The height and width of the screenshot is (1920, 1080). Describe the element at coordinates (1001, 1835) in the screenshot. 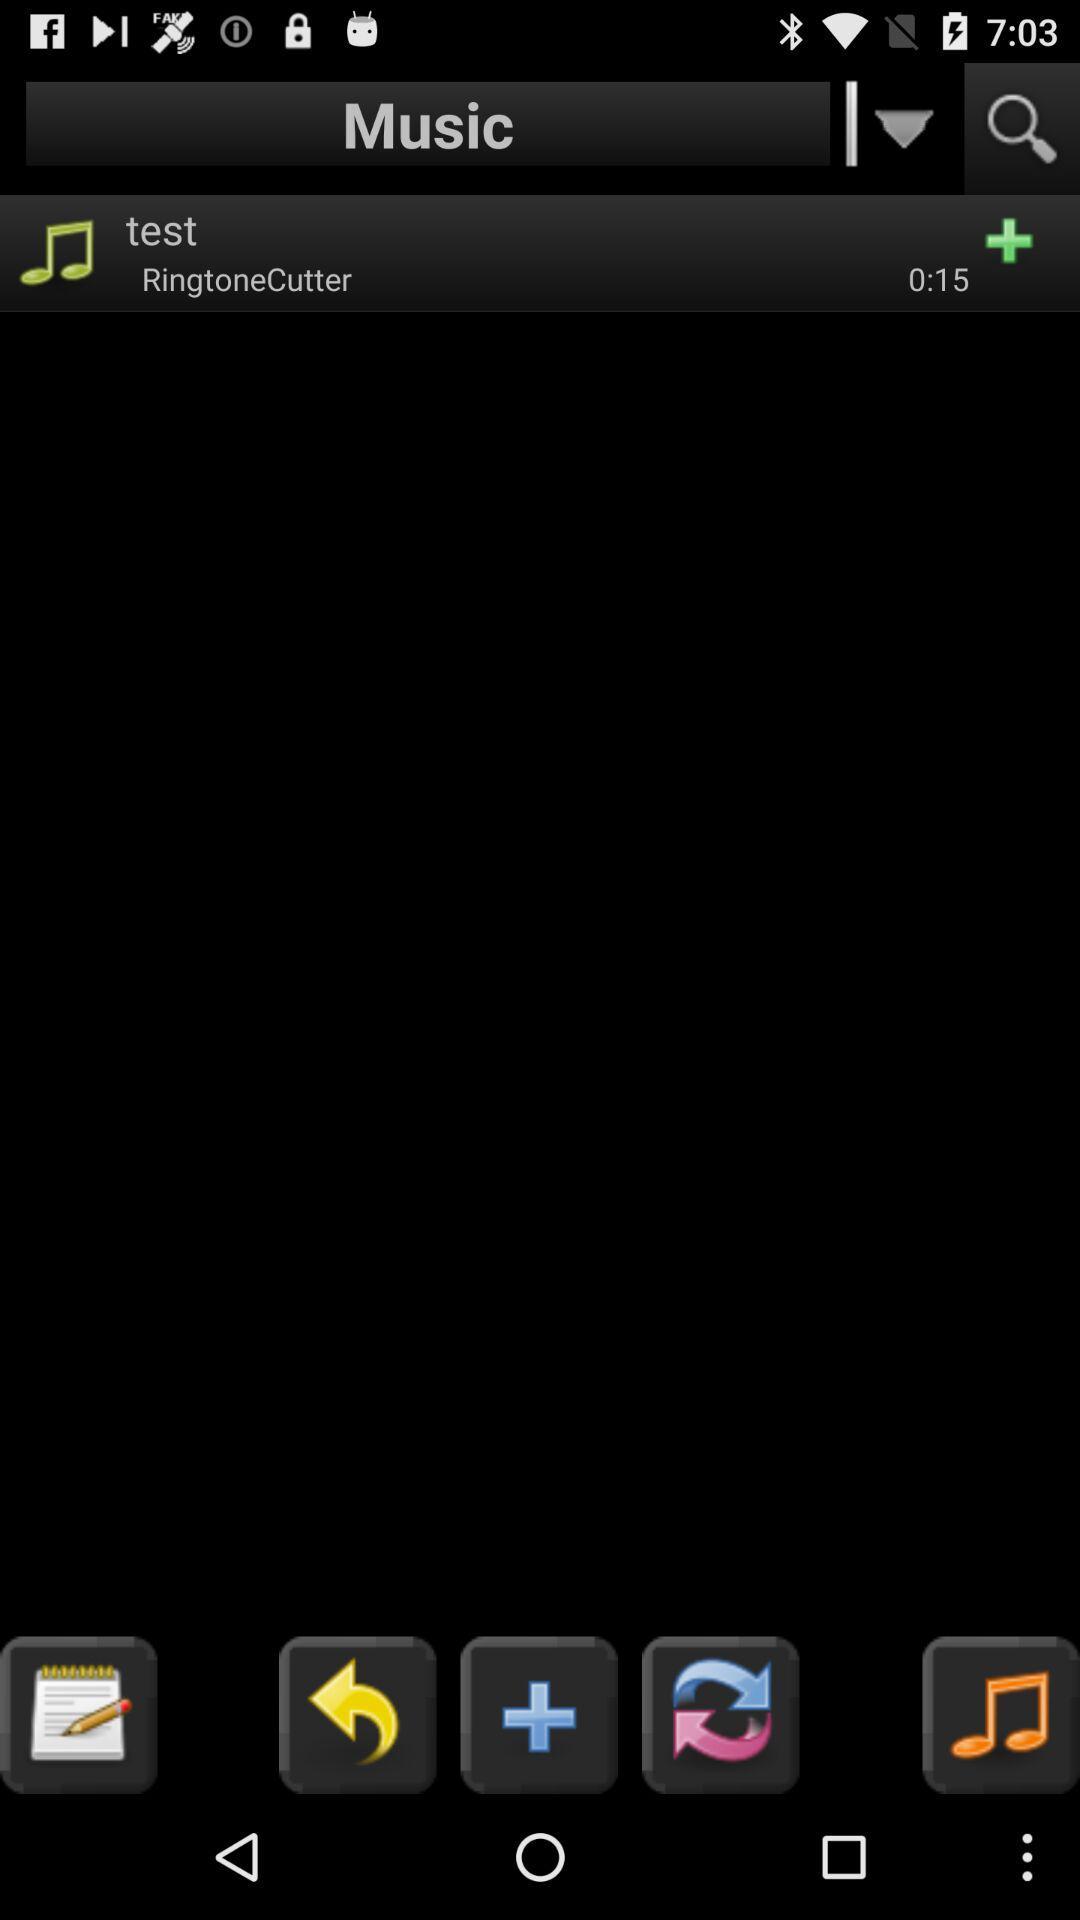

I see `the music icon` at that location.